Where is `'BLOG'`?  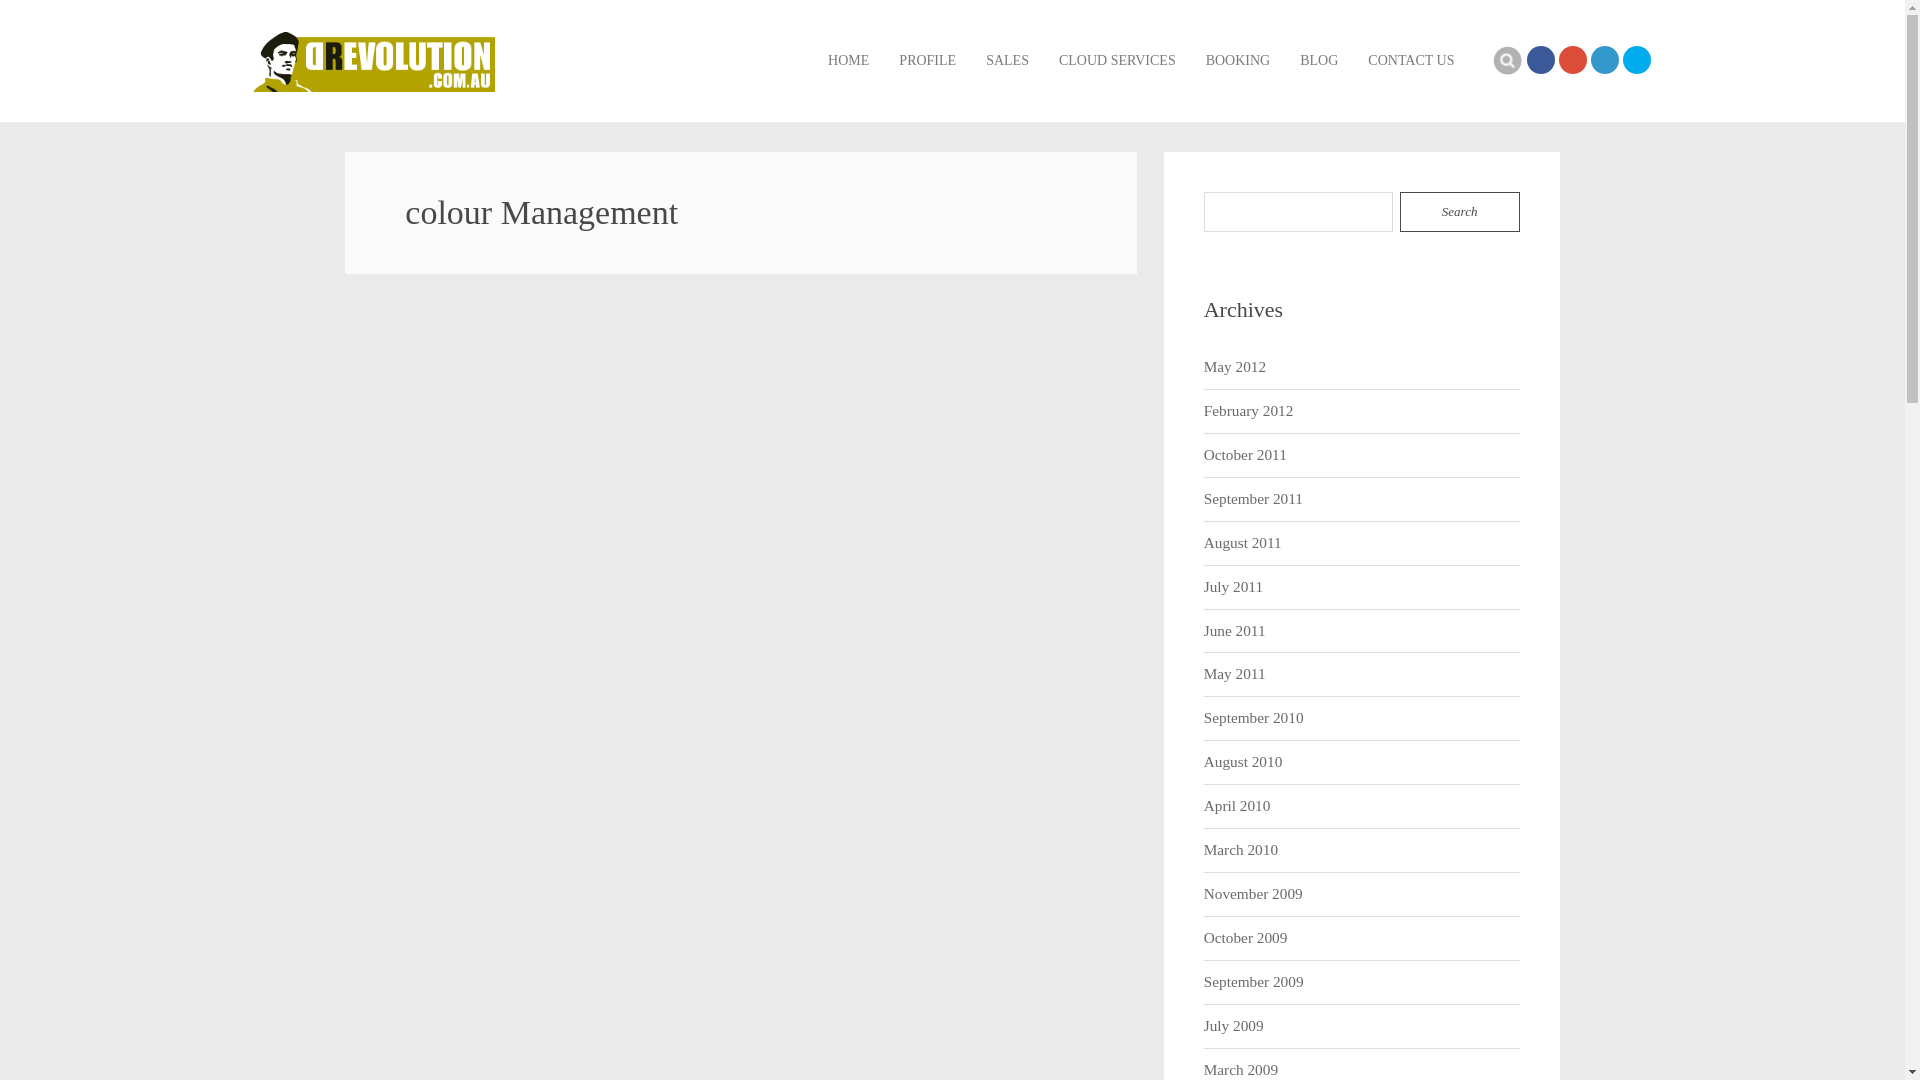 'BLOG' is located at coordinates (1319, 60).